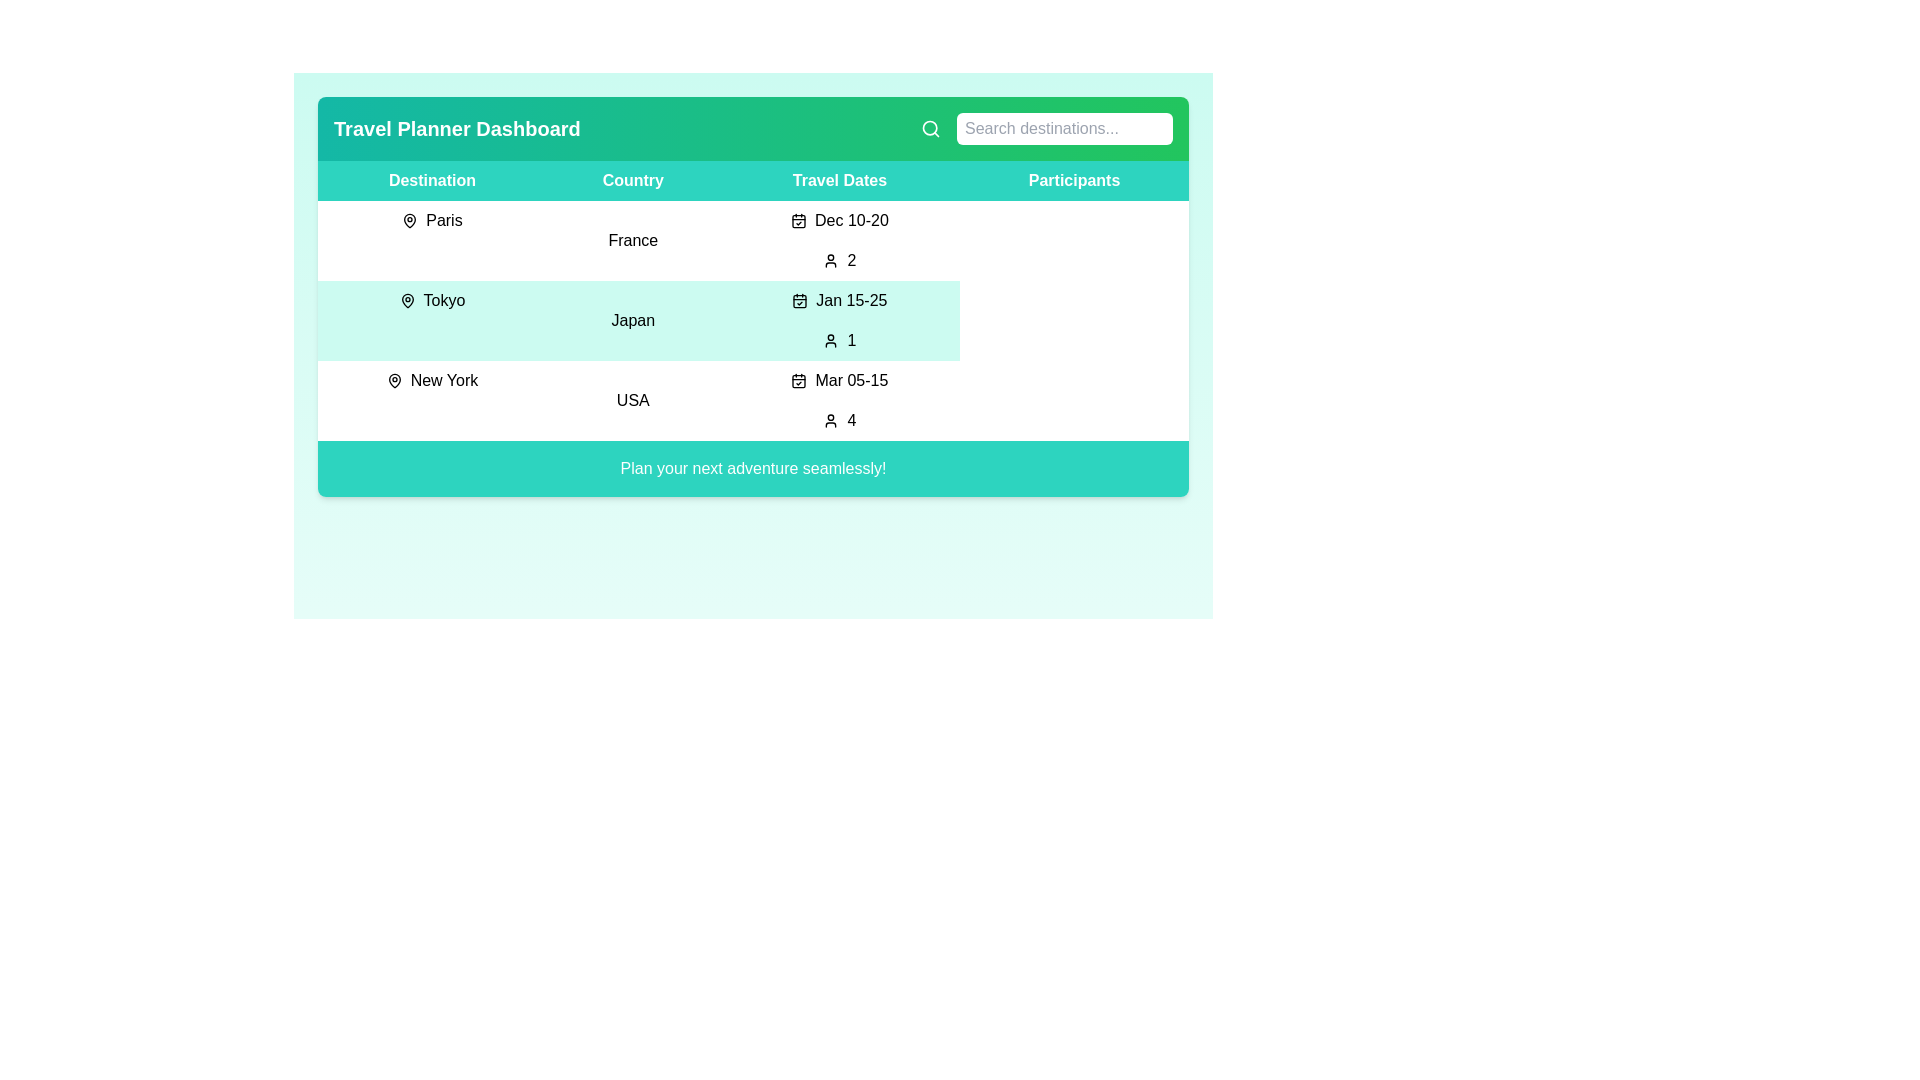 The height and width of the screenshot is (1080, 1920). Describe the element at coordinates (409, 220) in the screenshot. I see `the icon representing the city 'Paris'` at that location.